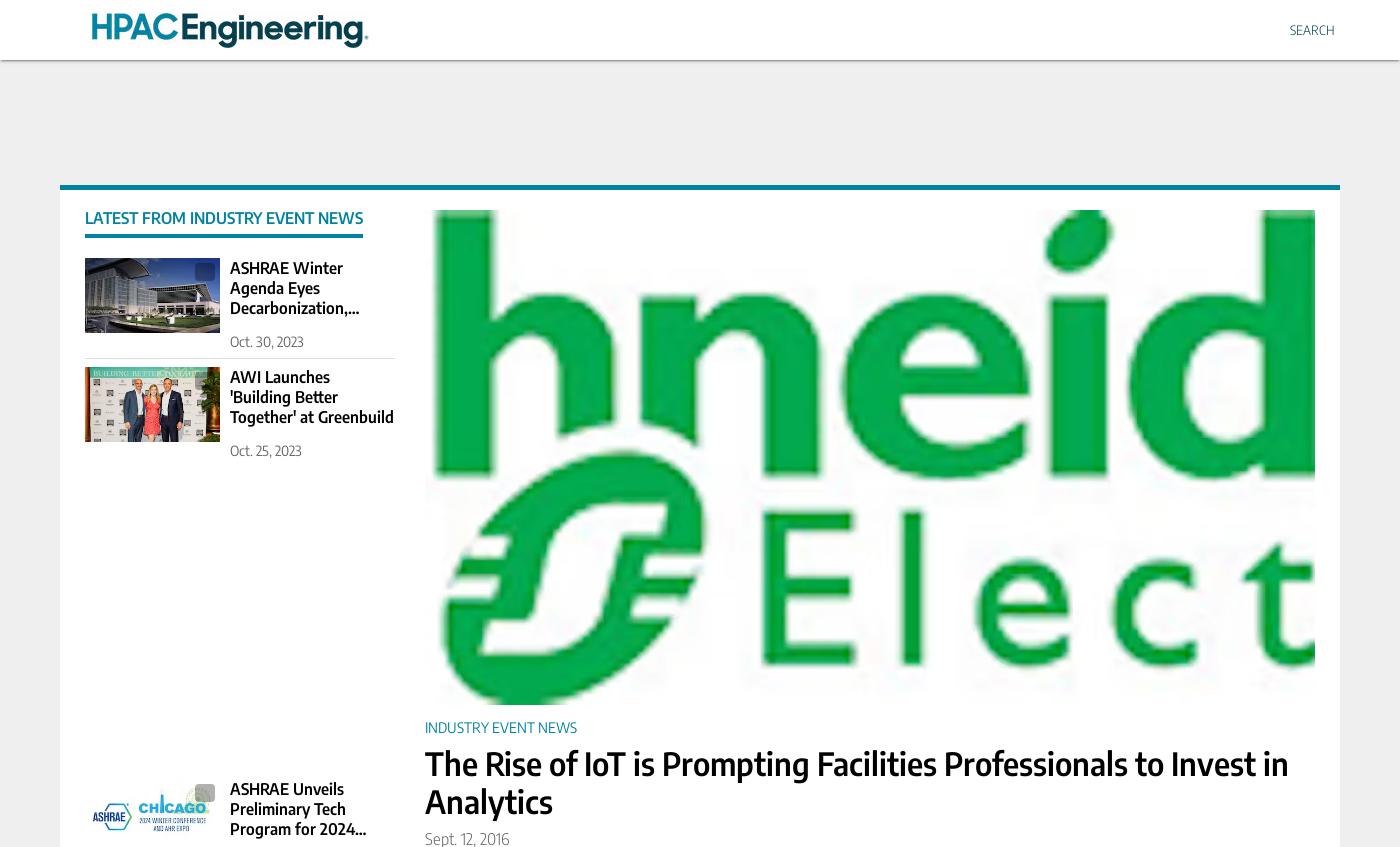  I want to click on 'Industry Event News', so click(499, 726).